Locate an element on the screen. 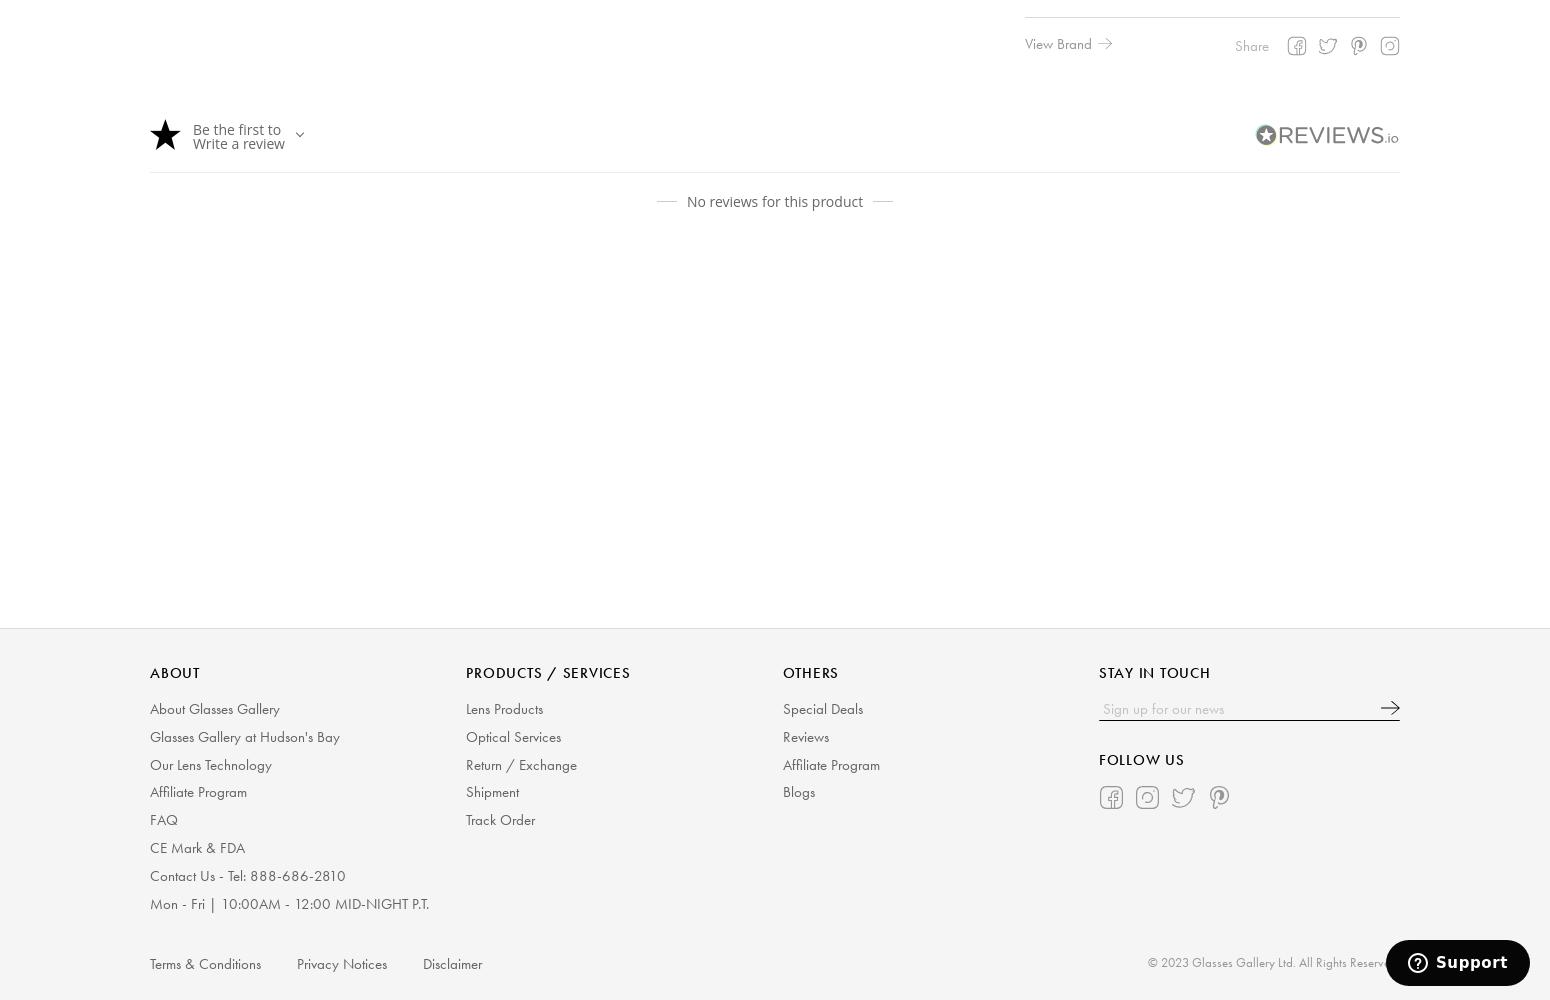 This screenshot has height=1000, width=1550. 'Glasses Gallery at Hudson's Bay' is located at coordinates (245, 735).